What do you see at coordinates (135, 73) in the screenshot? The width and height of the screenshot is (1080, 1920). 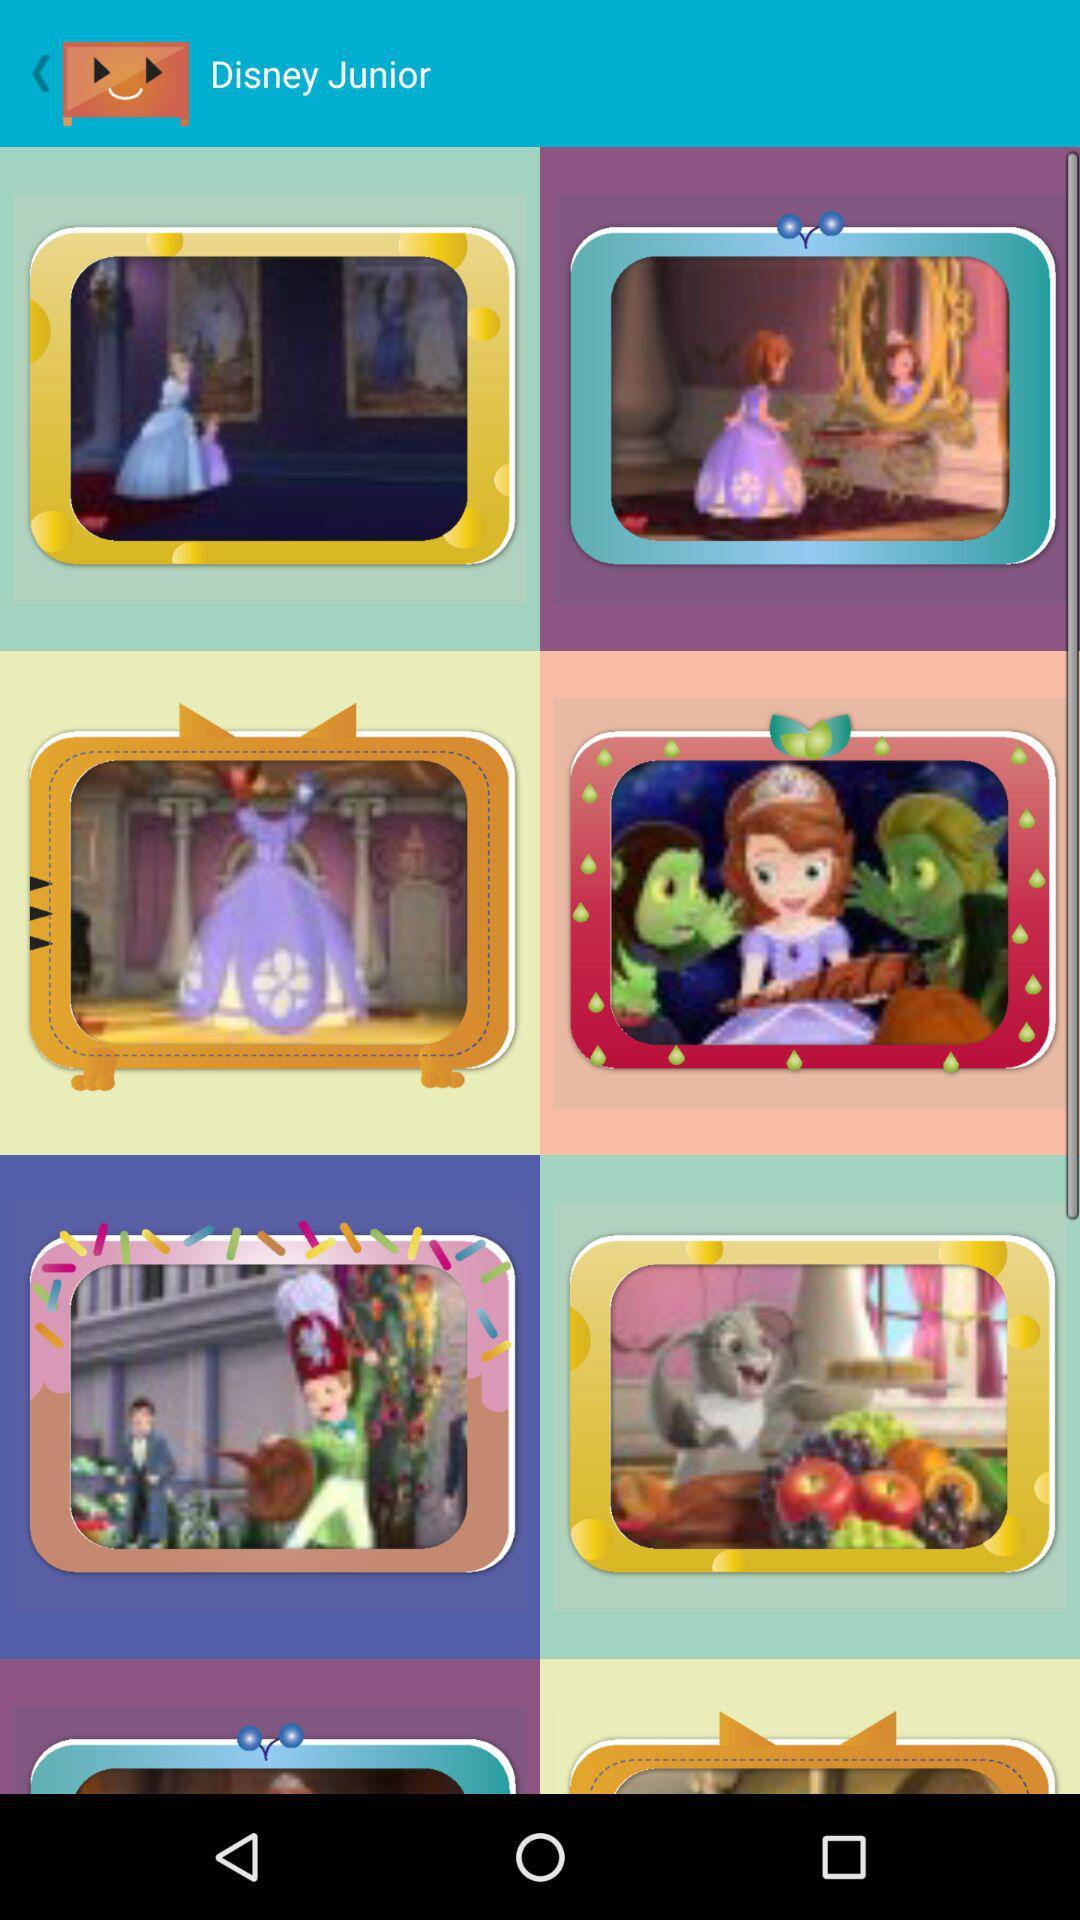 I see `go home` at bounding box center [135, 73].